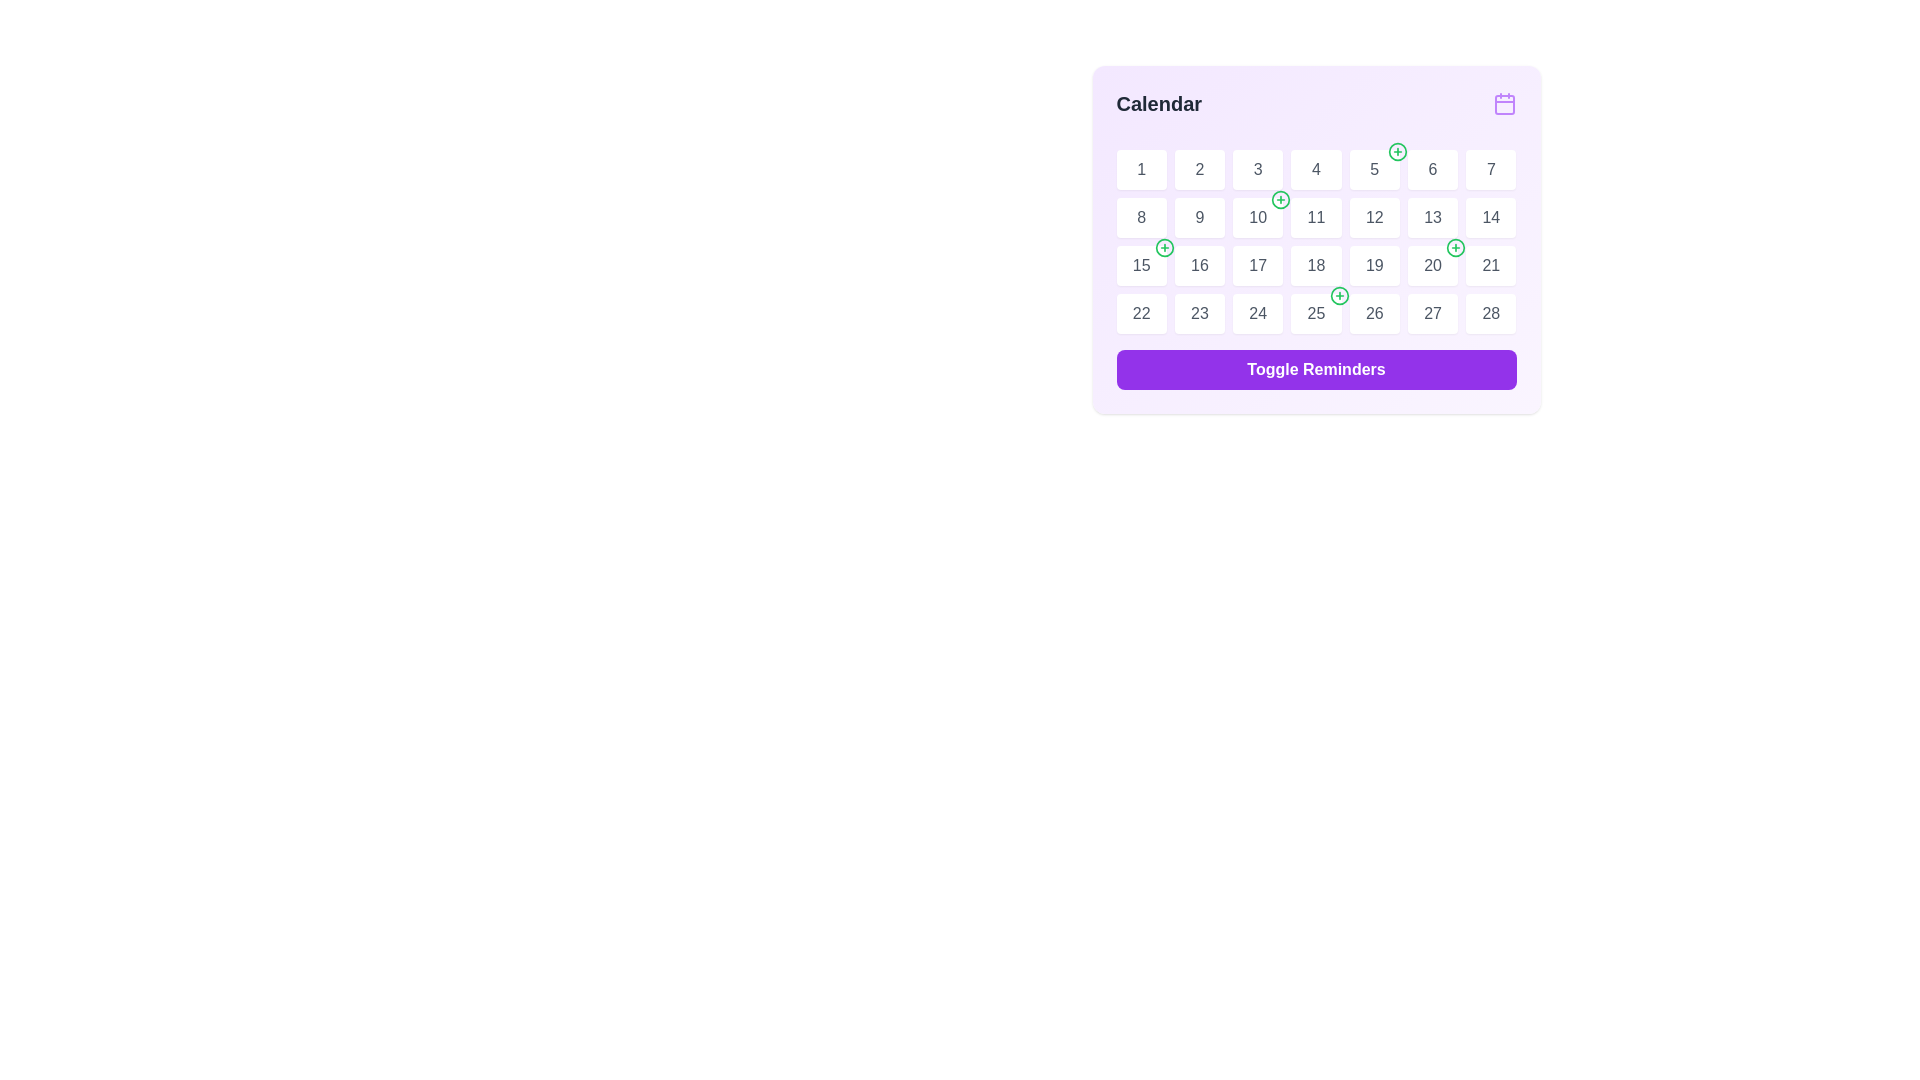  I want to click on the button-like calendar grid cell located in the bottom row, second from the left, so click(1200, 313).